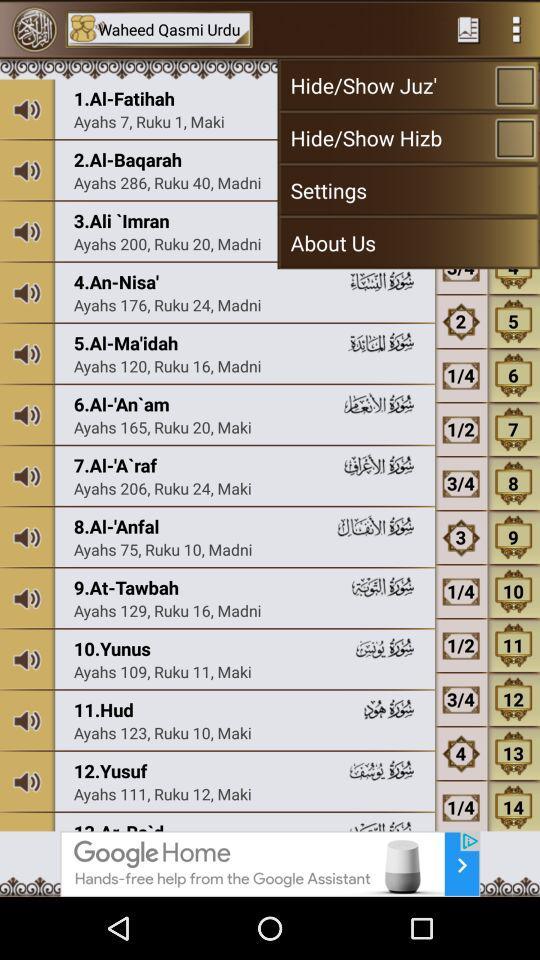 The height and width of the screenshot is (960, 540). What do you see at coordinates (468, 30) in the screenshot?
I see `the bookmark icon` at bounding box center [468, 30].